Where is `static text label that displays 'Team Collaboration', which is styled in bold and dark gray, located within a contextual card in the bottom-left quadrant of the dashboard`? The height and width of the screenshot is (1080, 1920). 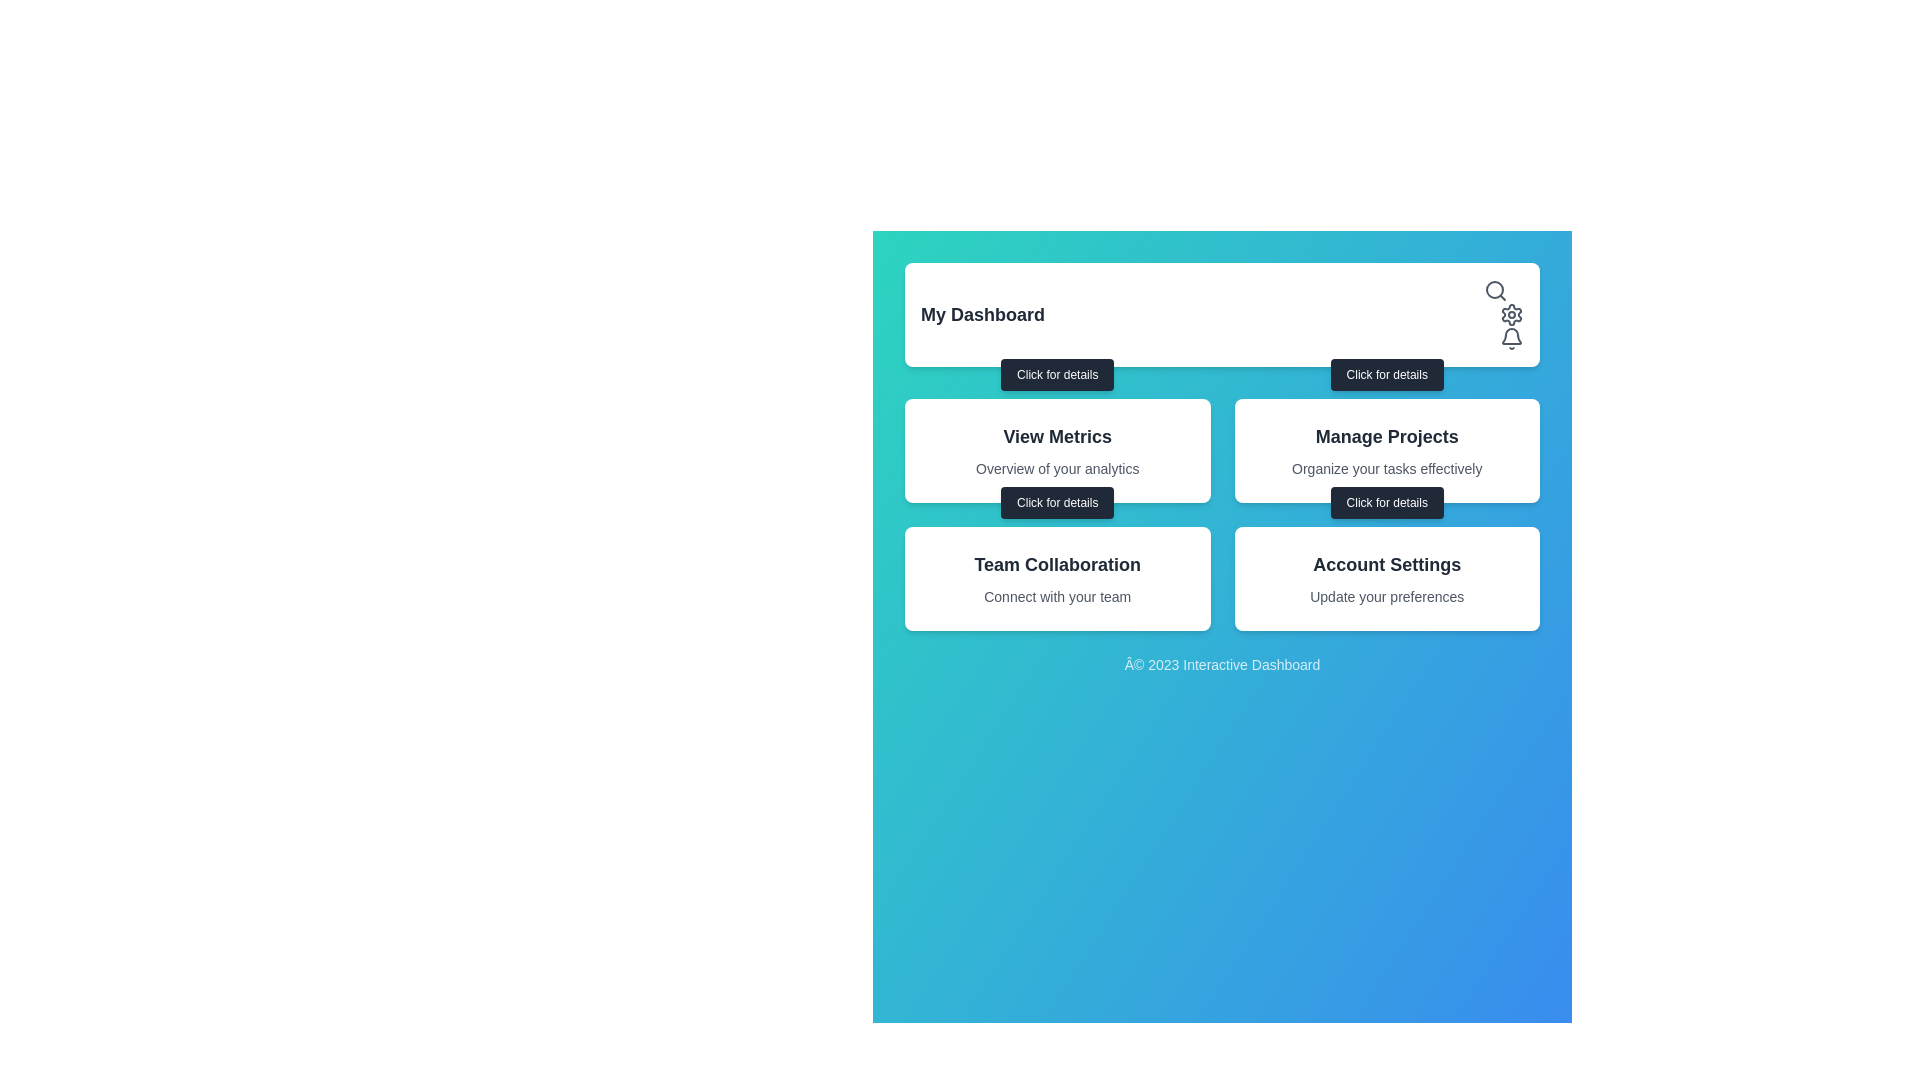 static text label that displays 'Team Collaboration', which is styled in bold and dark gray, located within a contextual card in the bottom-left quadrant of the dashboard is located at coordinates (1056, 564).